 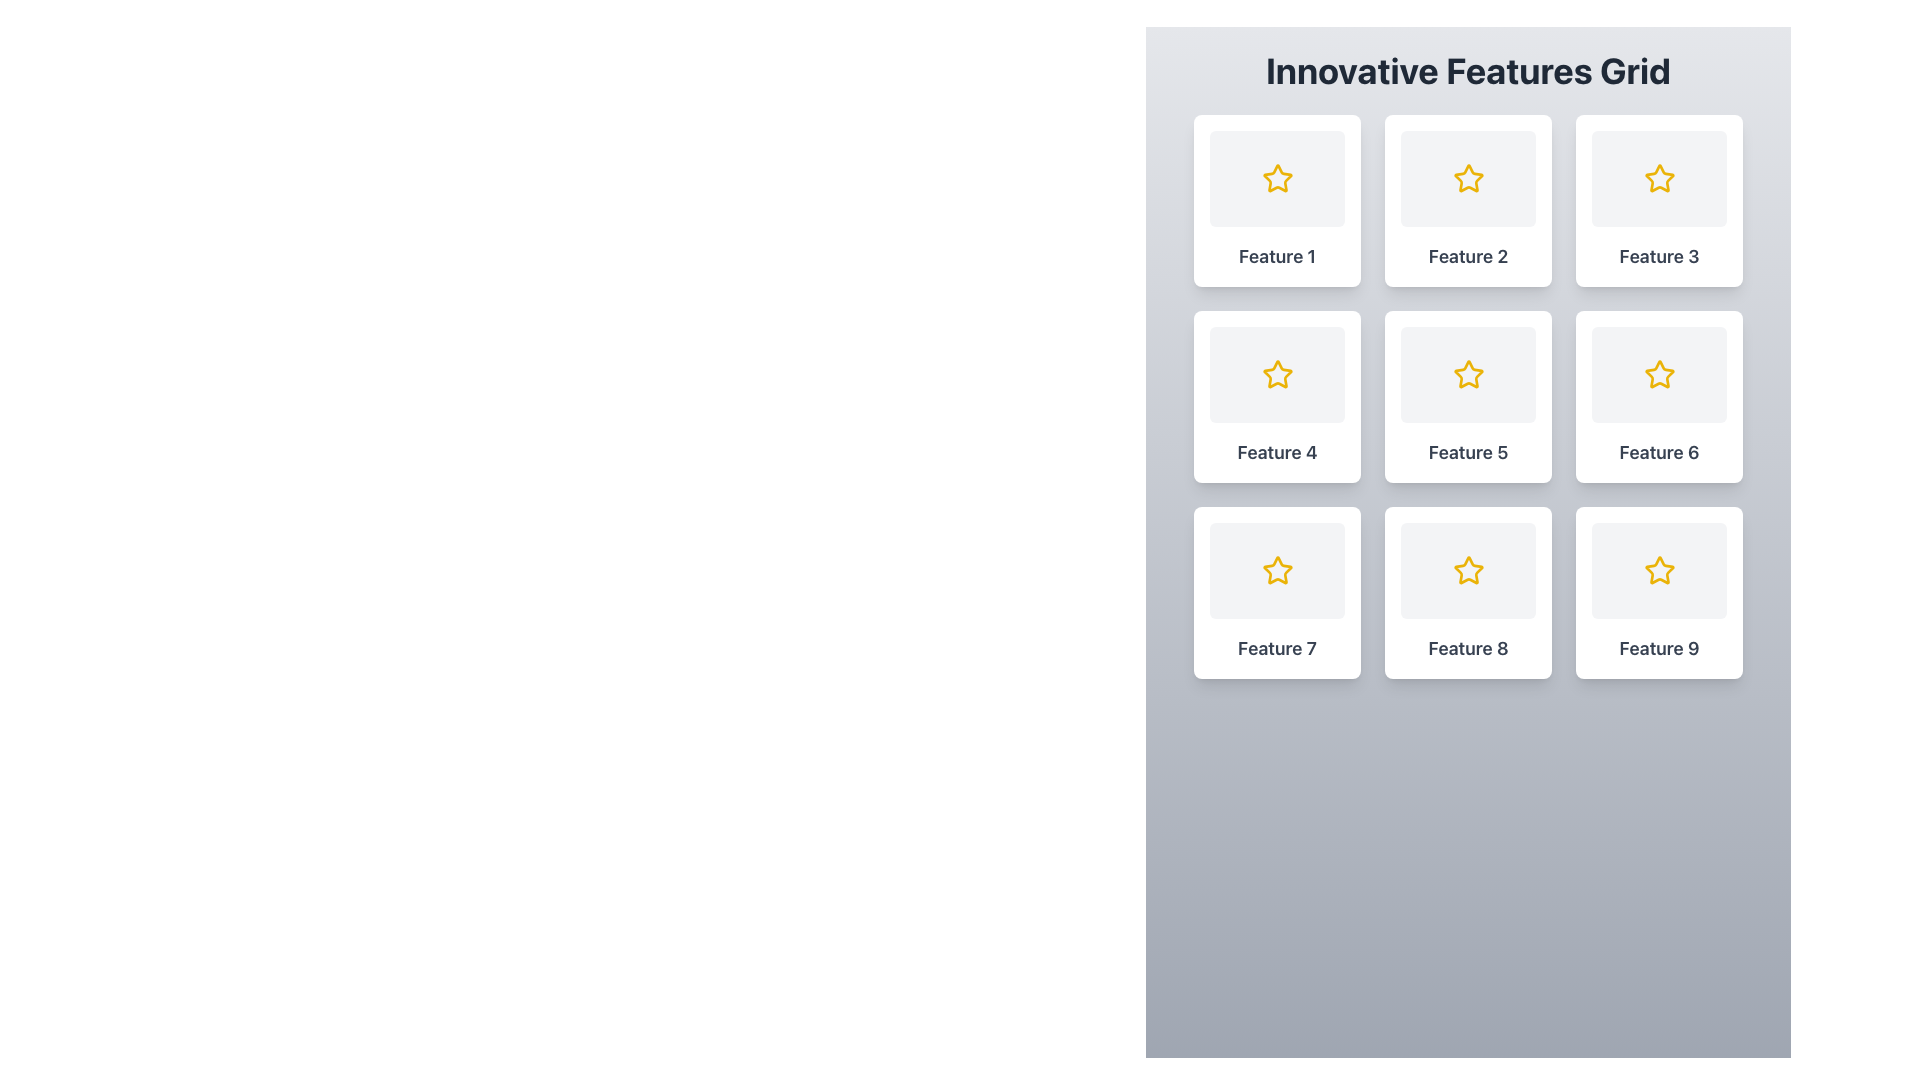 What do you see at coordinates (1276, 570) in the screenshot?
I see `the star-shaped icon with a yellow outline that is centered above the text 'Feature 7'` at bounding box center [1276, 570].